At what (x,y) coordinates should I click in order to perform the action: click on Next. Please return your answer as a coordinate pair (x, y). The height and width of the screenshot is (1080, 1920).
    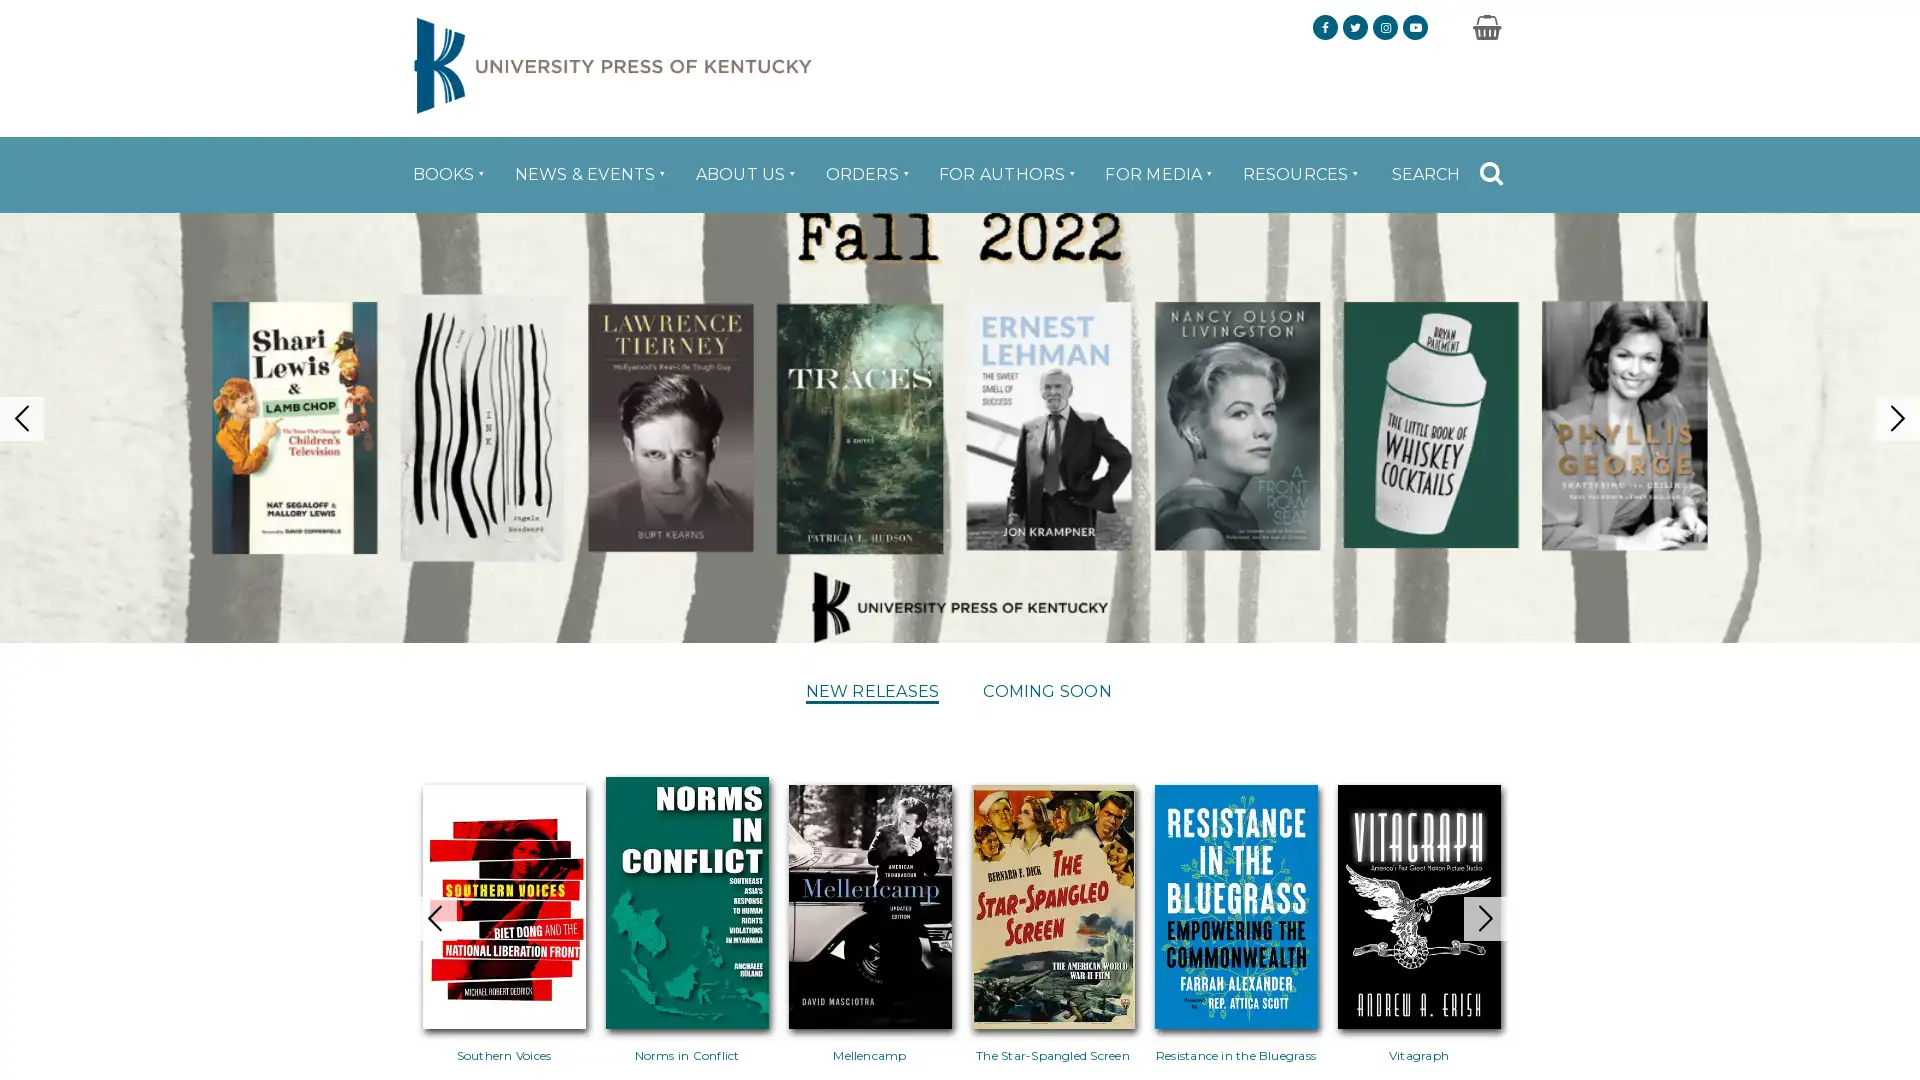
    Looking at the image, I should click on (1524, 886).